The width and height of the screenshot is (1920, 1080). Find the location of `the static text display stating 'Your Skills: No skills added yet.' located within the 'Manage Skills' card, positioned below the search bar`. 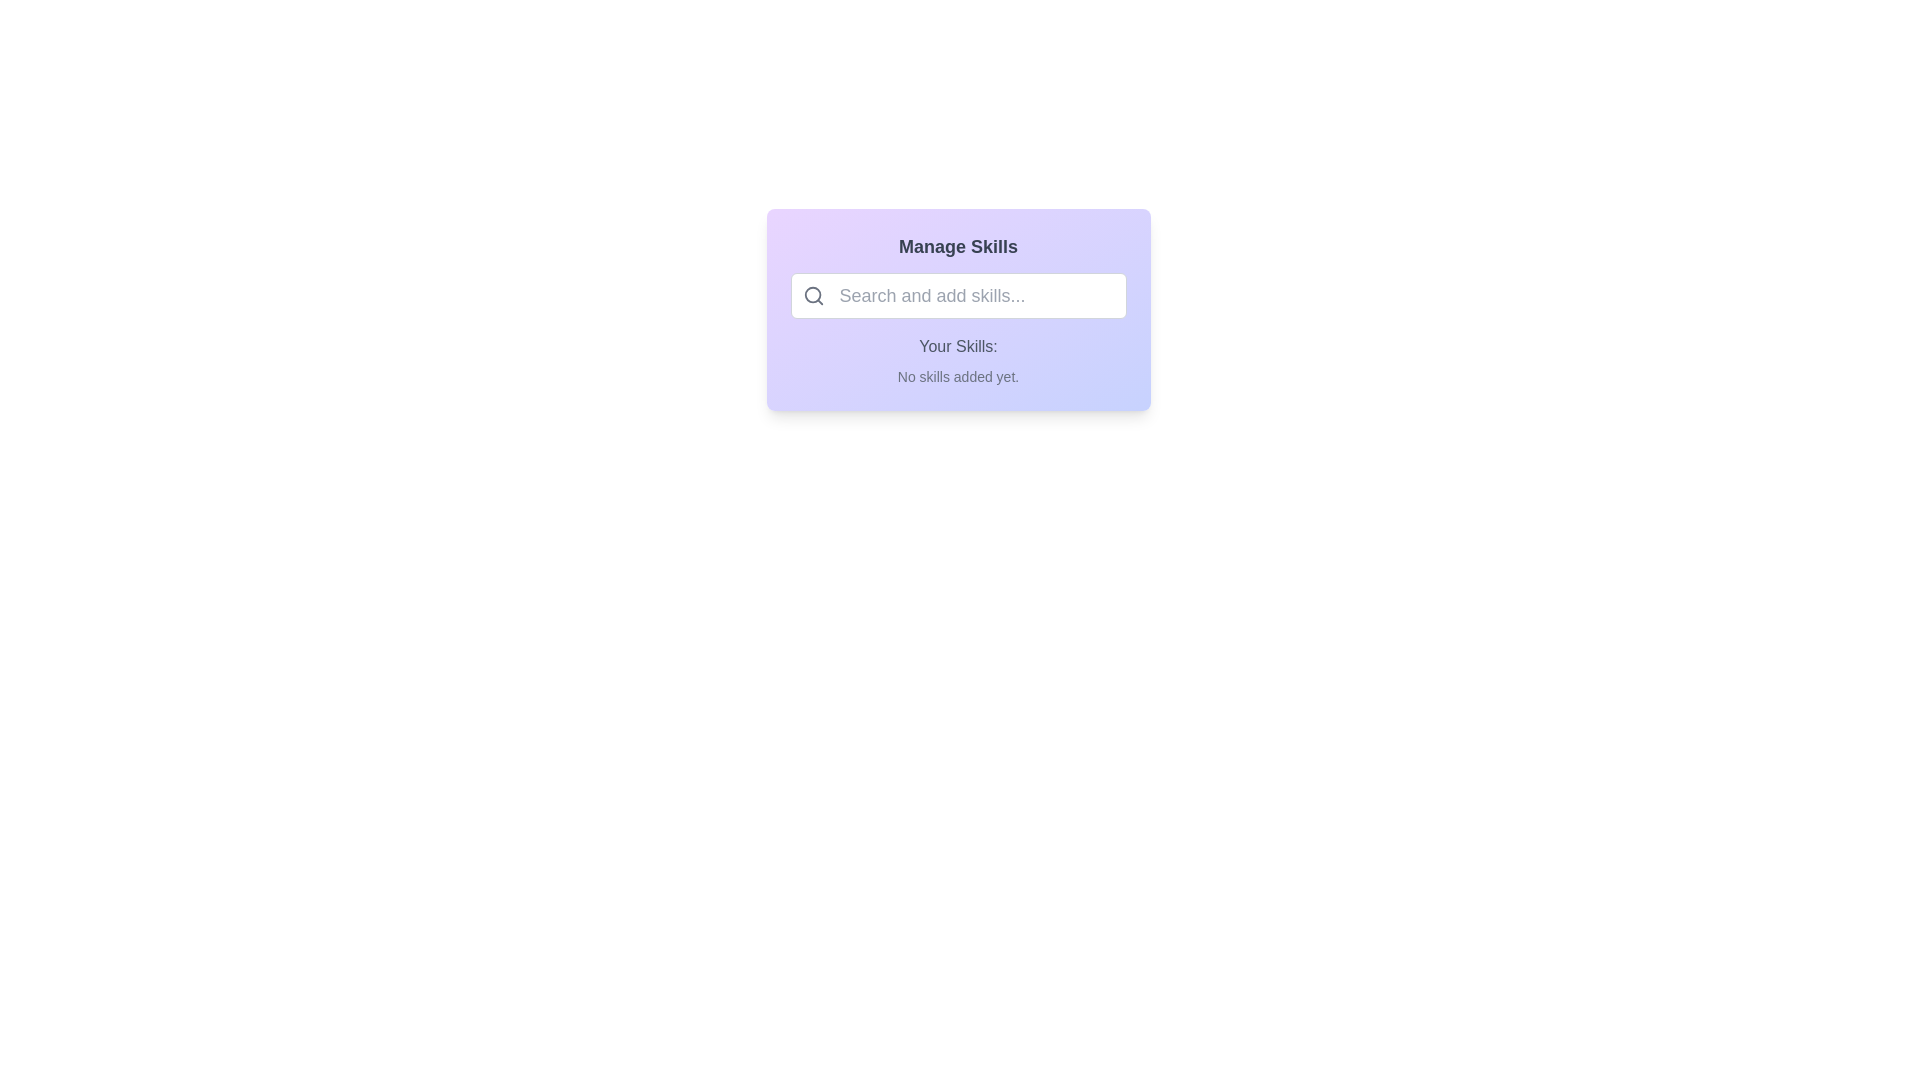

the static text display stating 'Your Skills: No skills added yet.' located within the 'Manage Skills' card, positioned below the search bar is located at coordinates (957, 361).